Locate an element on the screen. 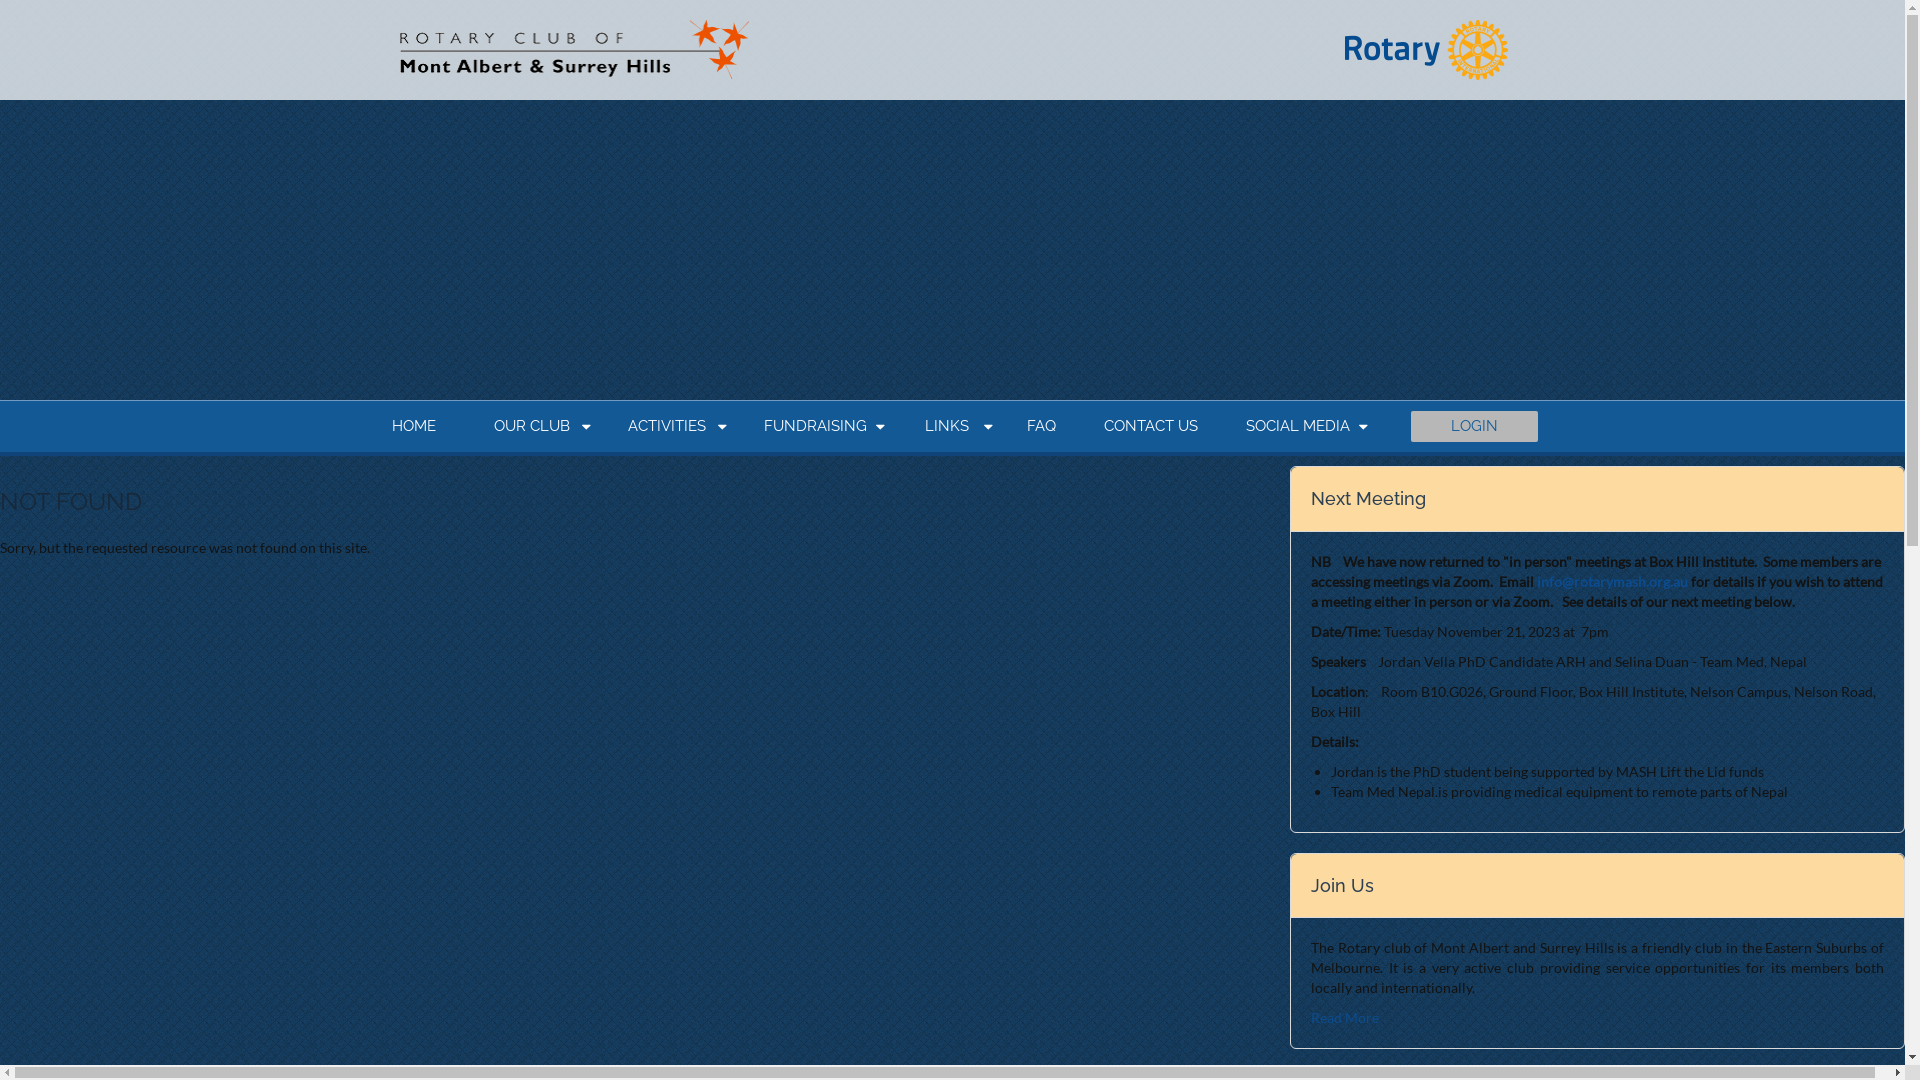  'SOCIAL MEDIA' is located at coordinates (1302, 425).